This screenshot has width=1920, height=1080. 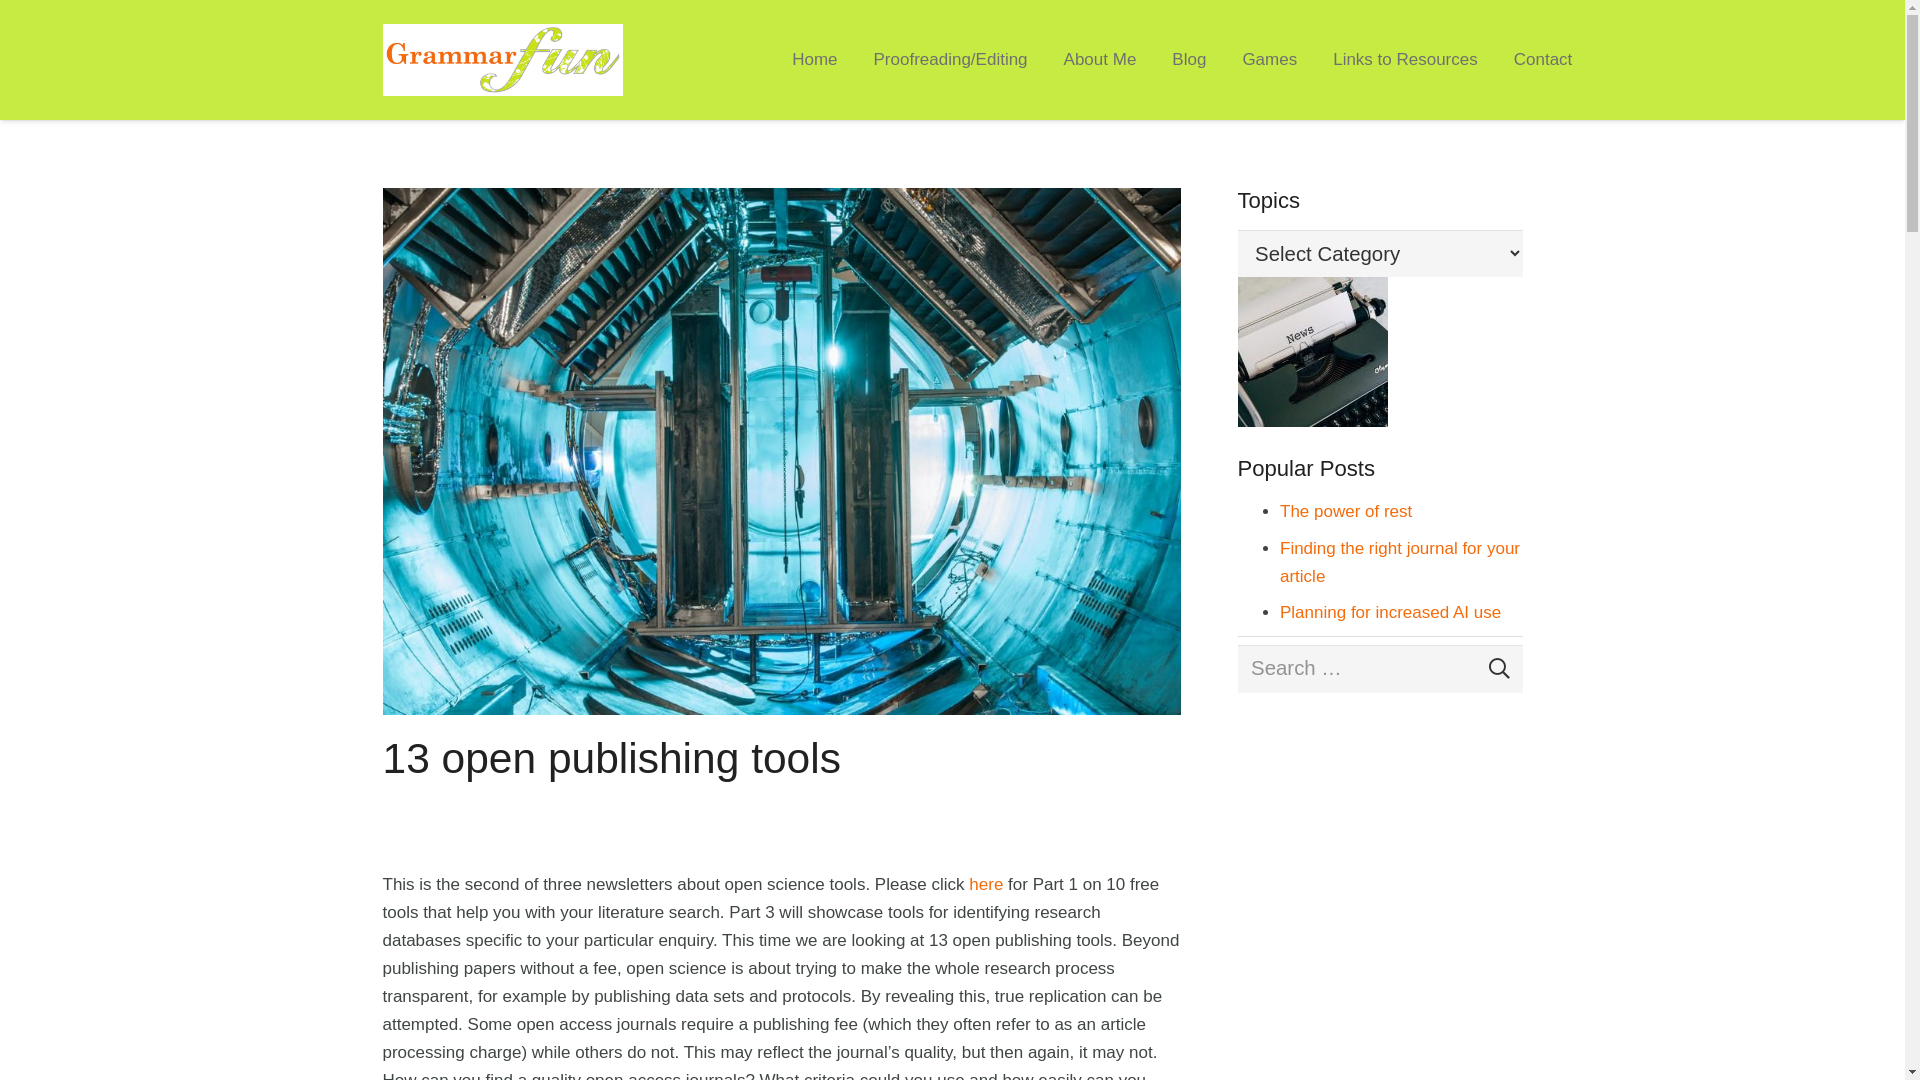 I want to click on 'Contact', so click(x=1542, y=59).